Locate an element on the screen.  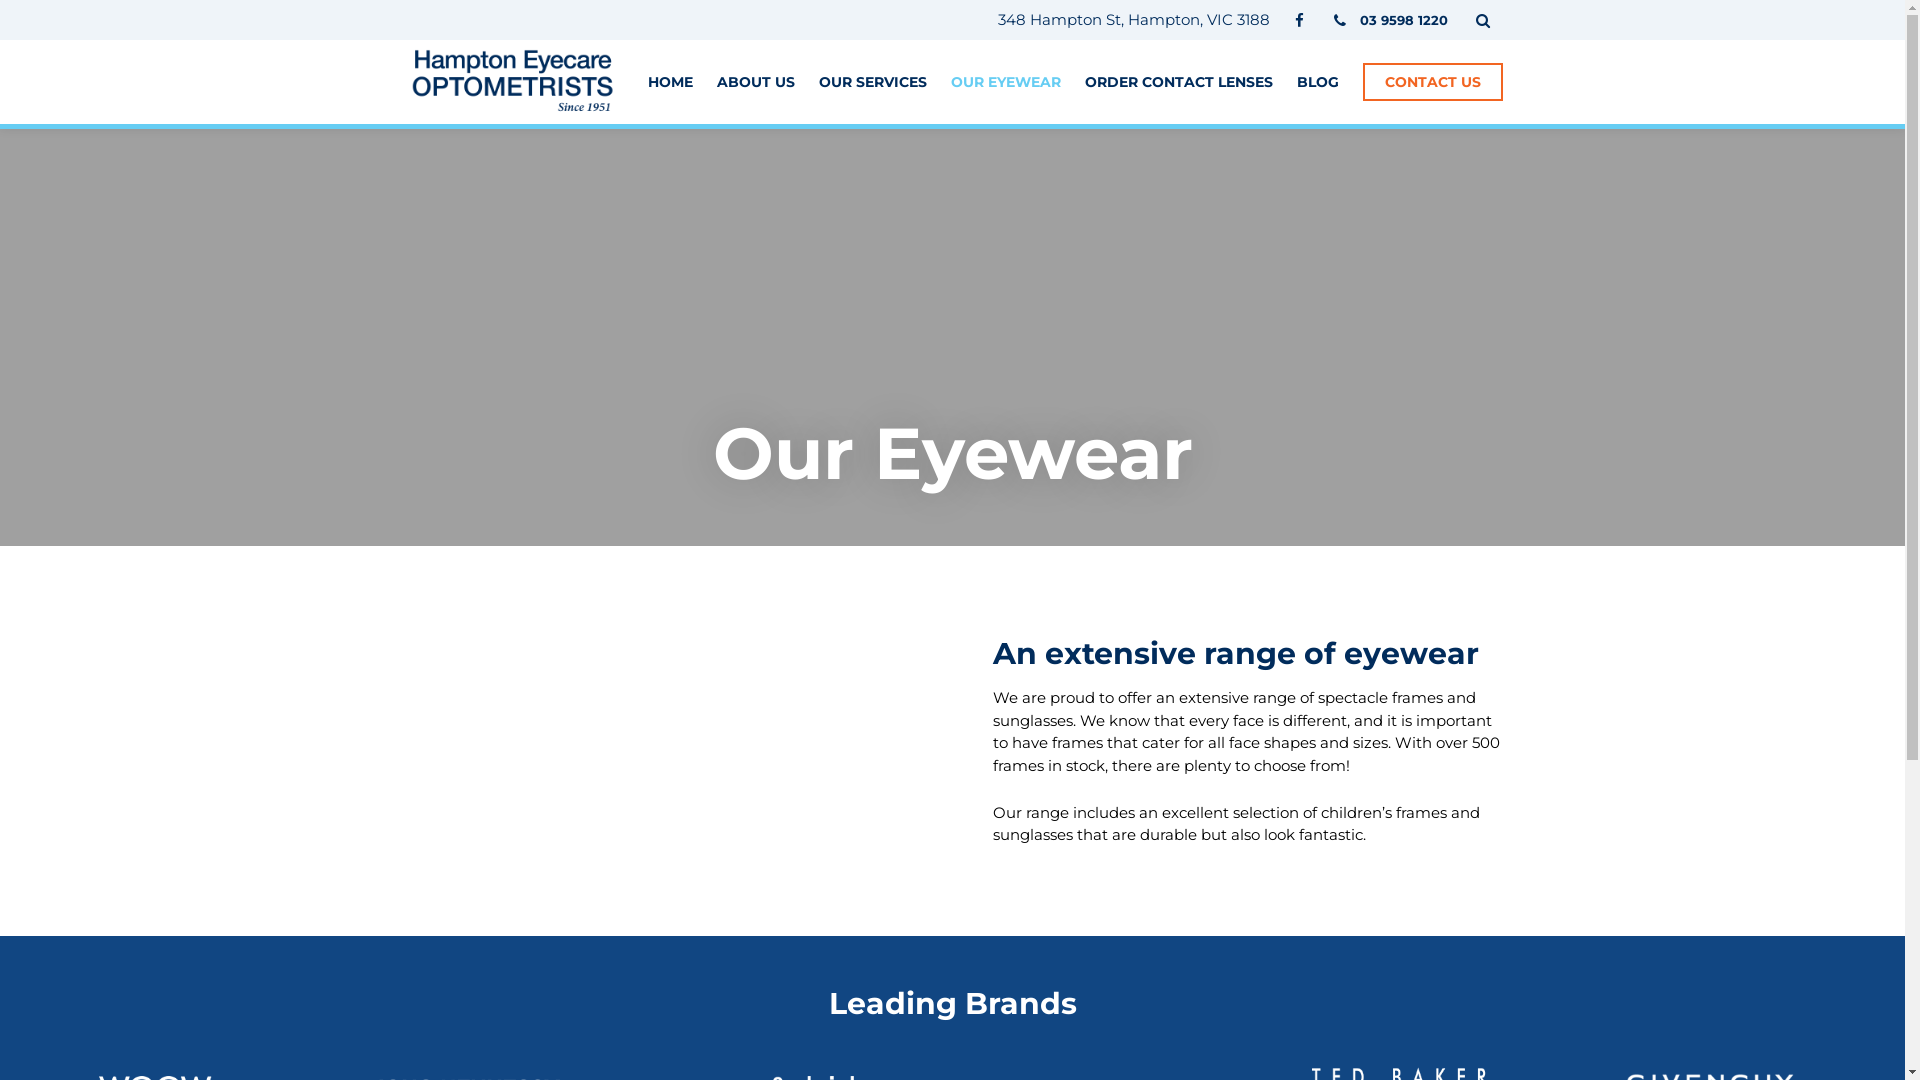
'OUR EYEWEAR' is located at coordinates (1004, 80).